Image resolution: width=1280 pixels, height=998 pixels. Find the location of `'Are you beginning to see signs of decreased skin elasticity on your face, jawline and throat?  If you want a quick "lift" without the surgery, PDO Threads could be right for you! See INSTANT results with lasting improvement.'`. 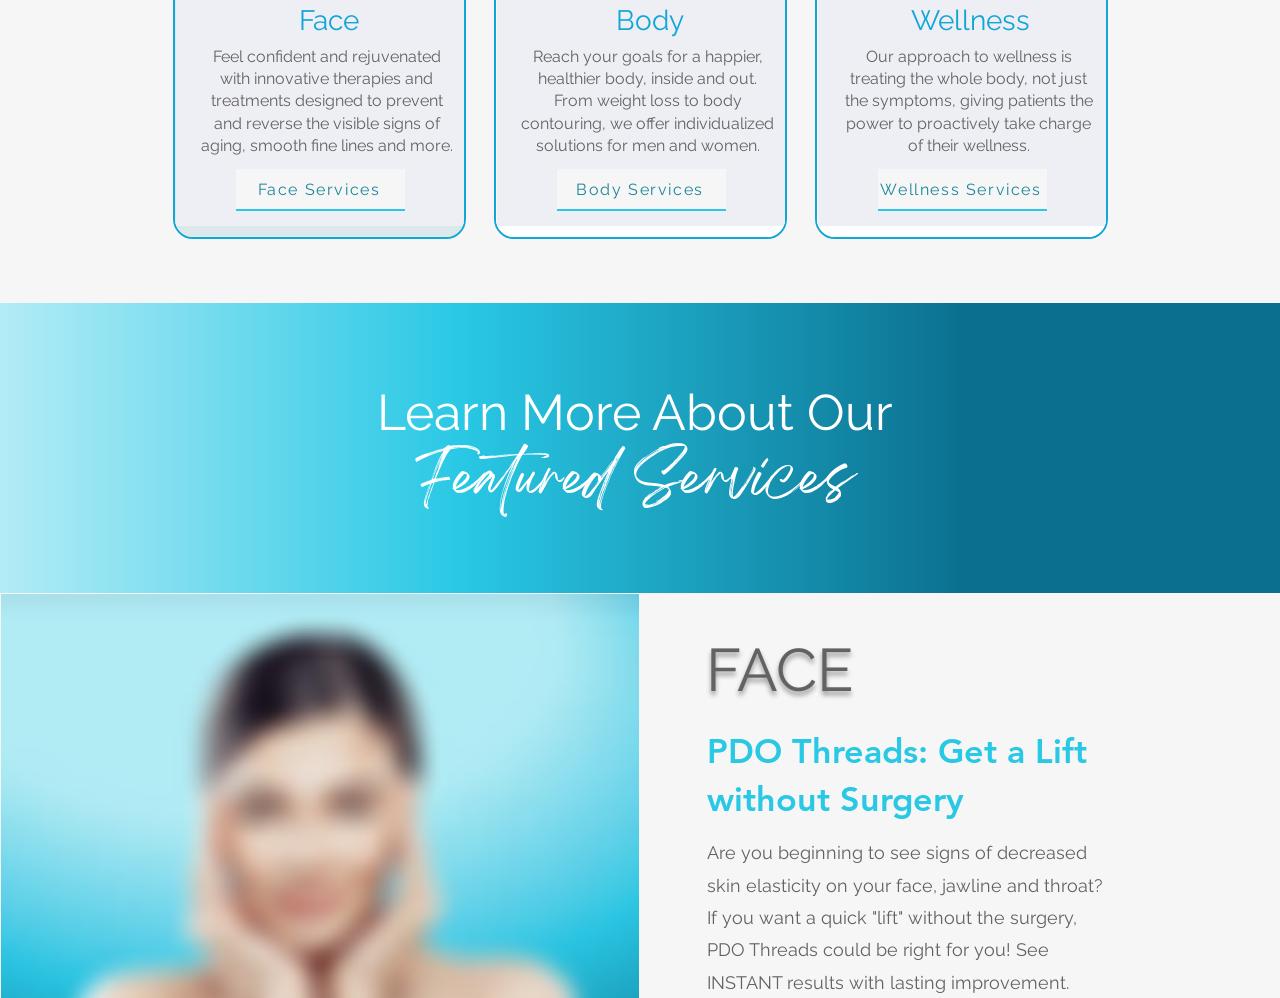

'Are you beginning to see signs of decreased skin elasticity on your face, jawline and throat?  If you want a quick "lift" without the surgery, PDO Threads could be right for you! See INSTANT results with lasting improvement.' is located at coordinates (905, 916).